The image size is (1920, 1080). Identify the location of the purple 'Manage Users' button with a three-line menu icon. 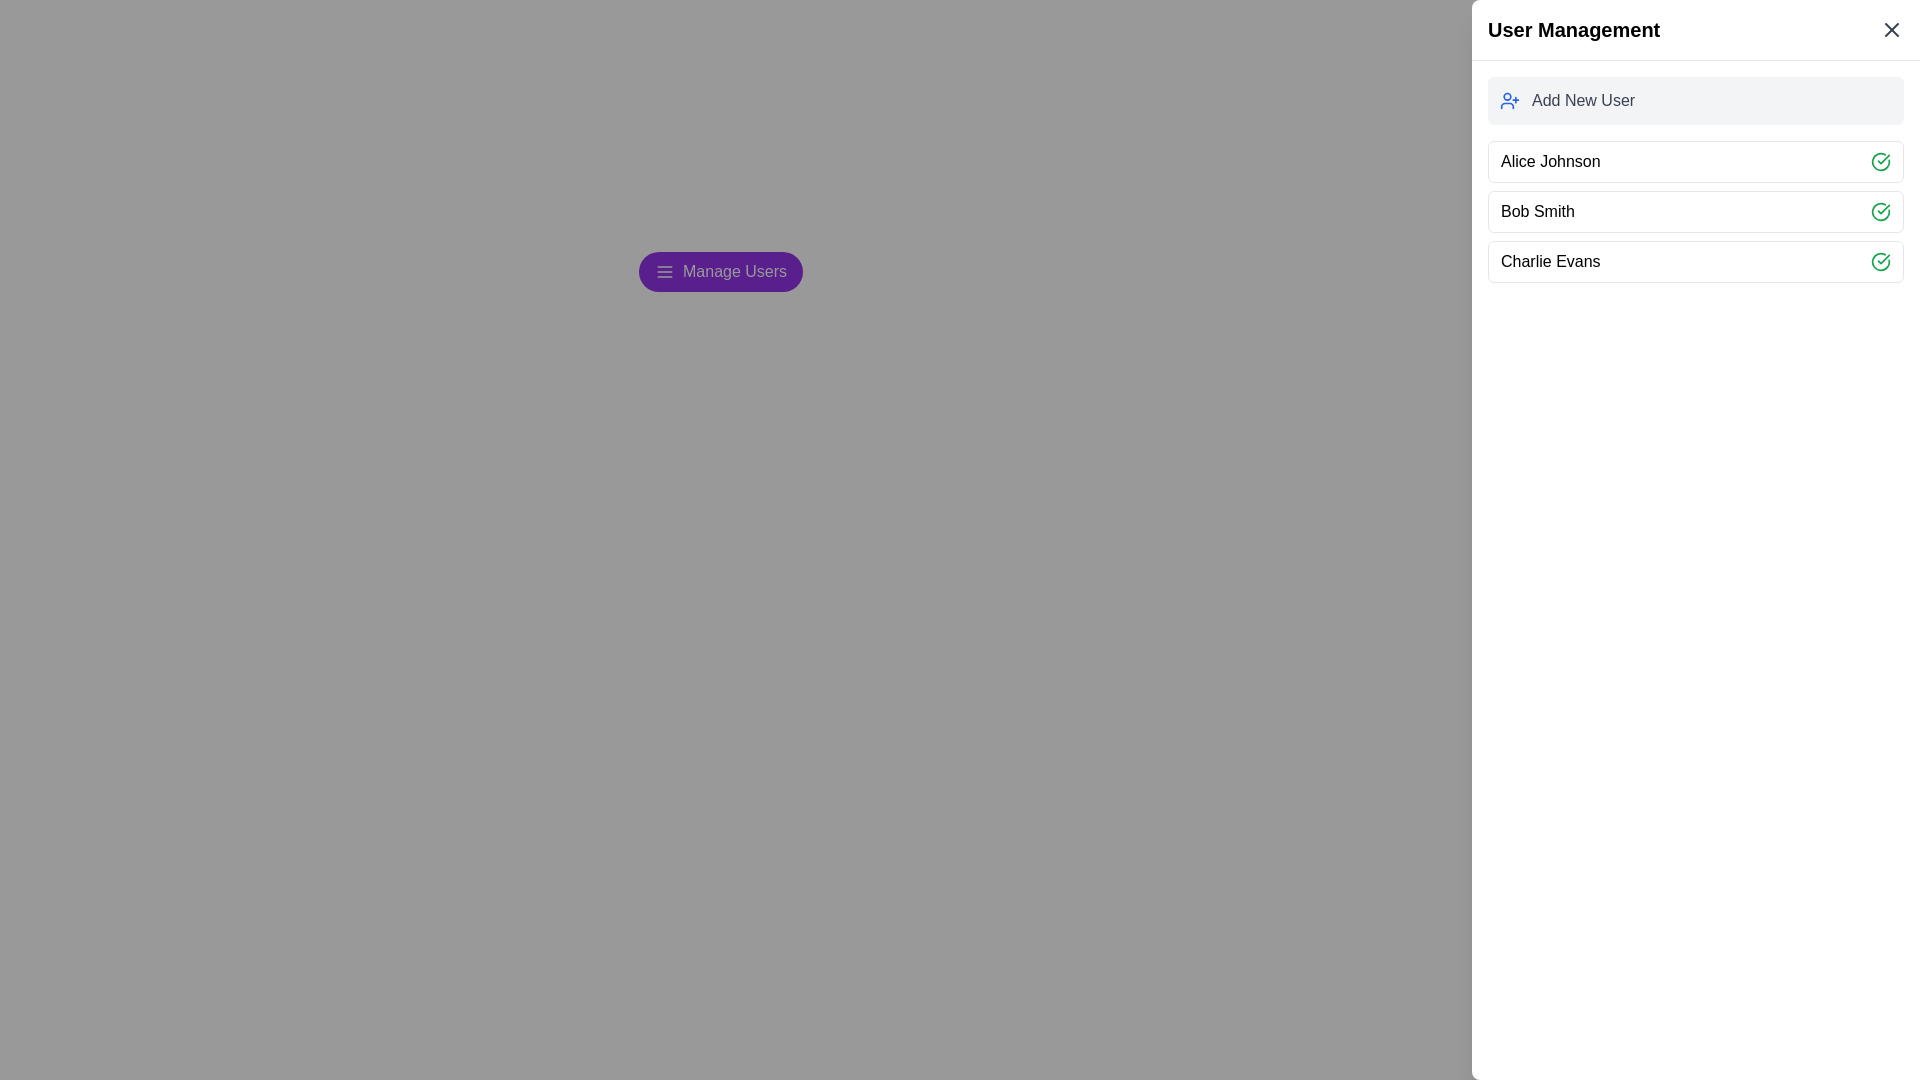
(720, 272).